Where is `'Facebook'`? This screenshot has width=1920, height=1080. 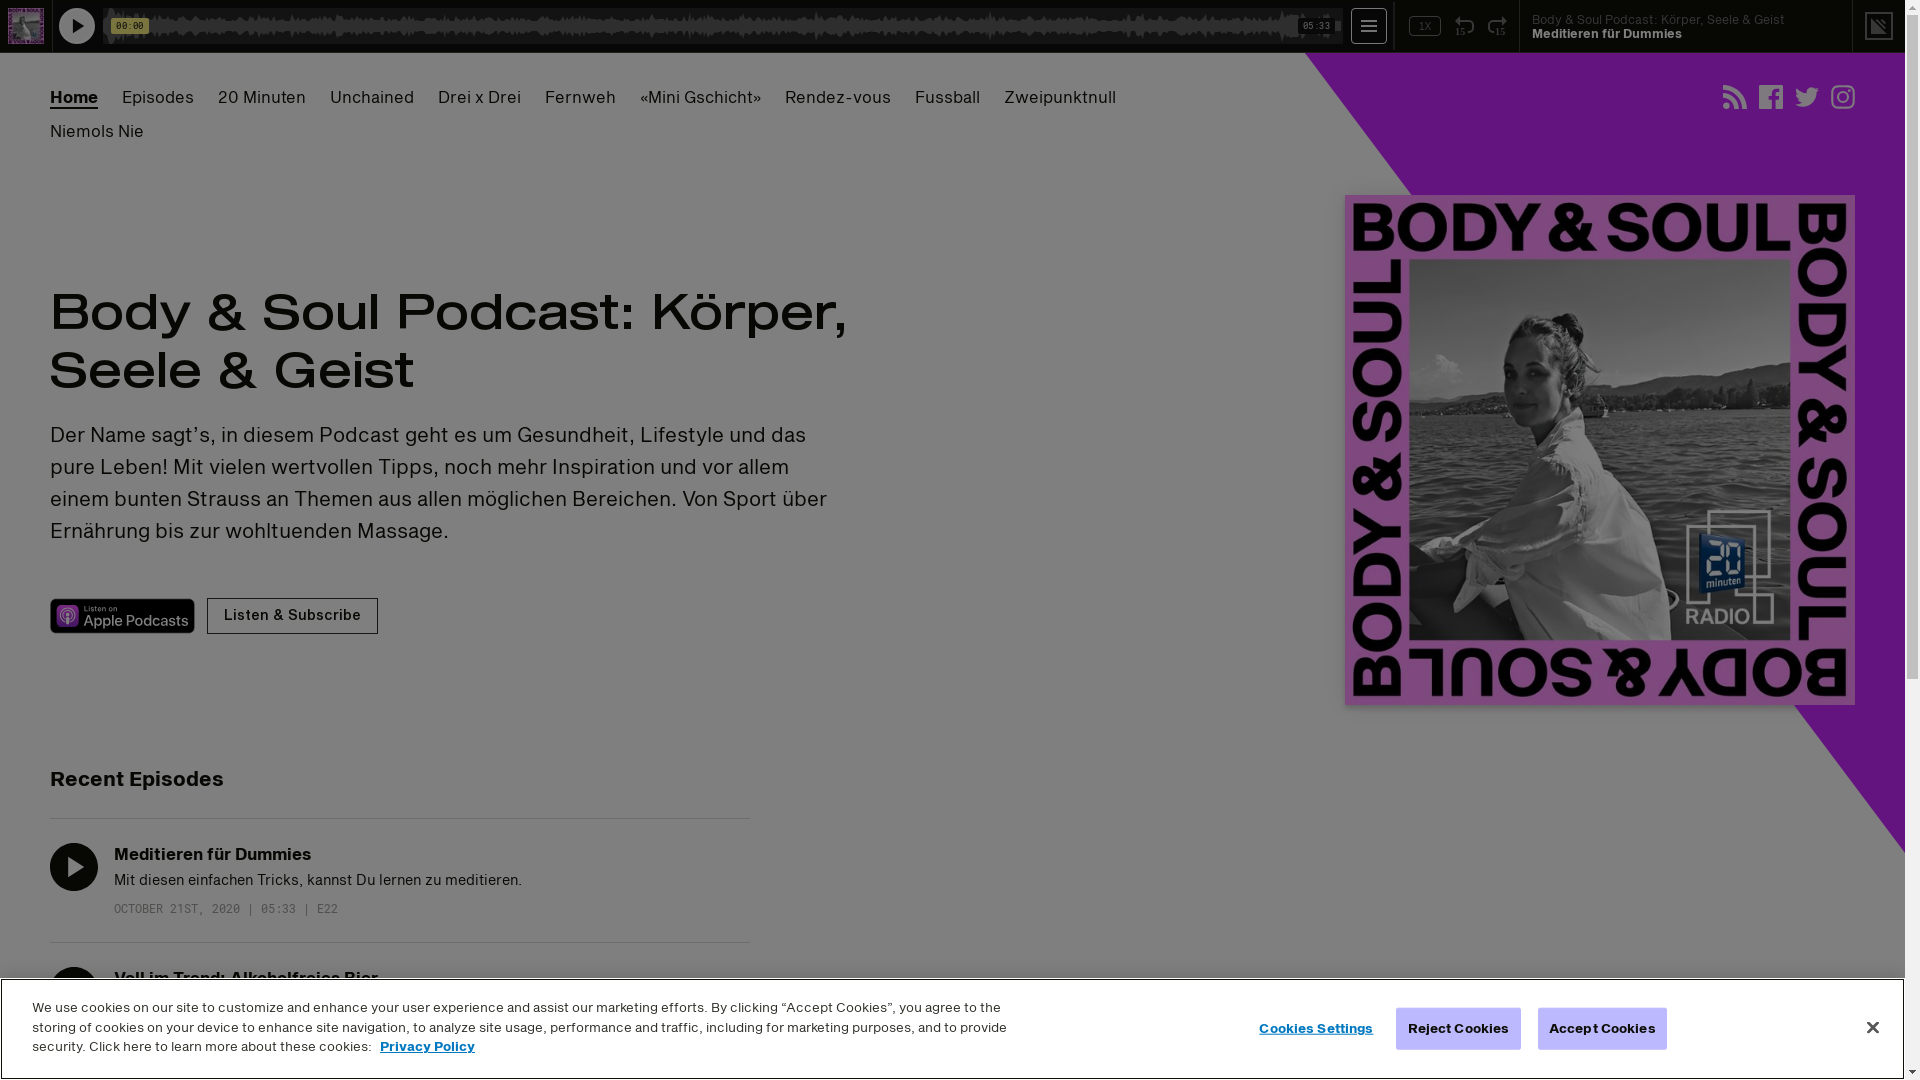 'Facebook' is located at coordinates (1771, 96).